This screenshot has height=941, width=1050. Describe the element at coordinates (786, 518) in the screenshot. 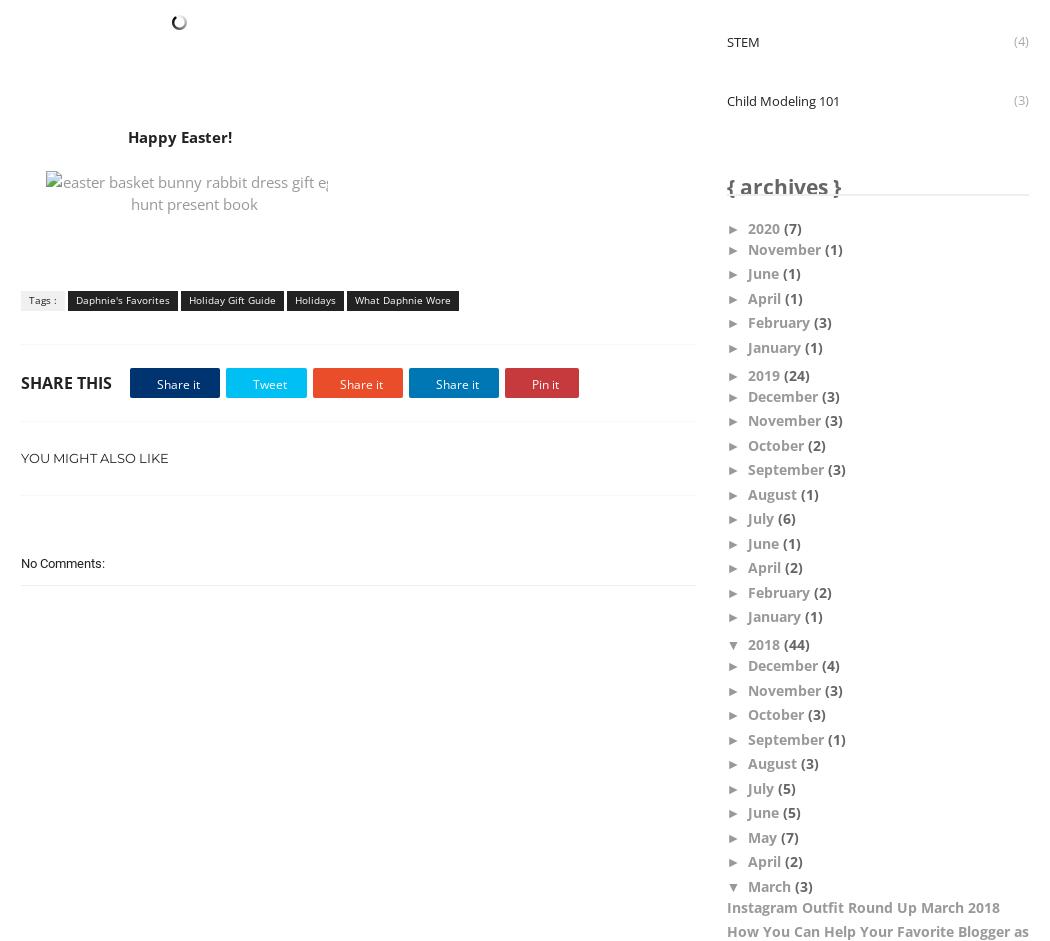

I see `'(6)'` at that location.